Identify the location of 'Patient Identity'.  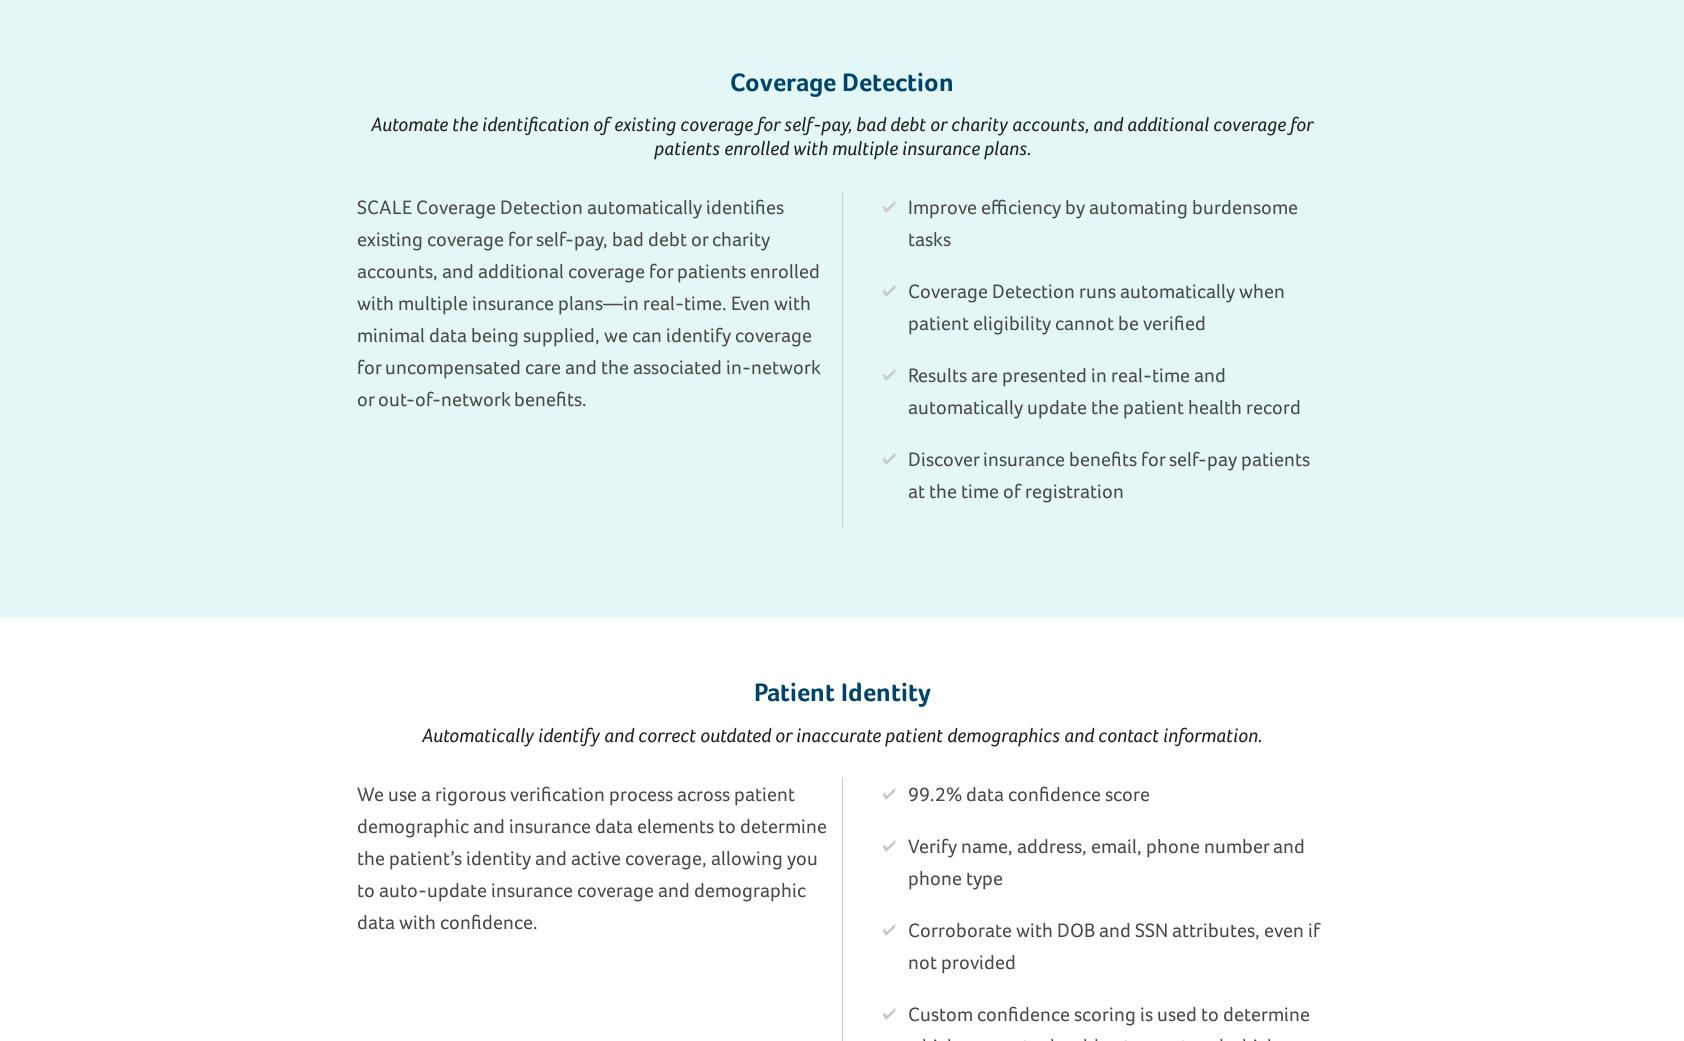
(841, 690).